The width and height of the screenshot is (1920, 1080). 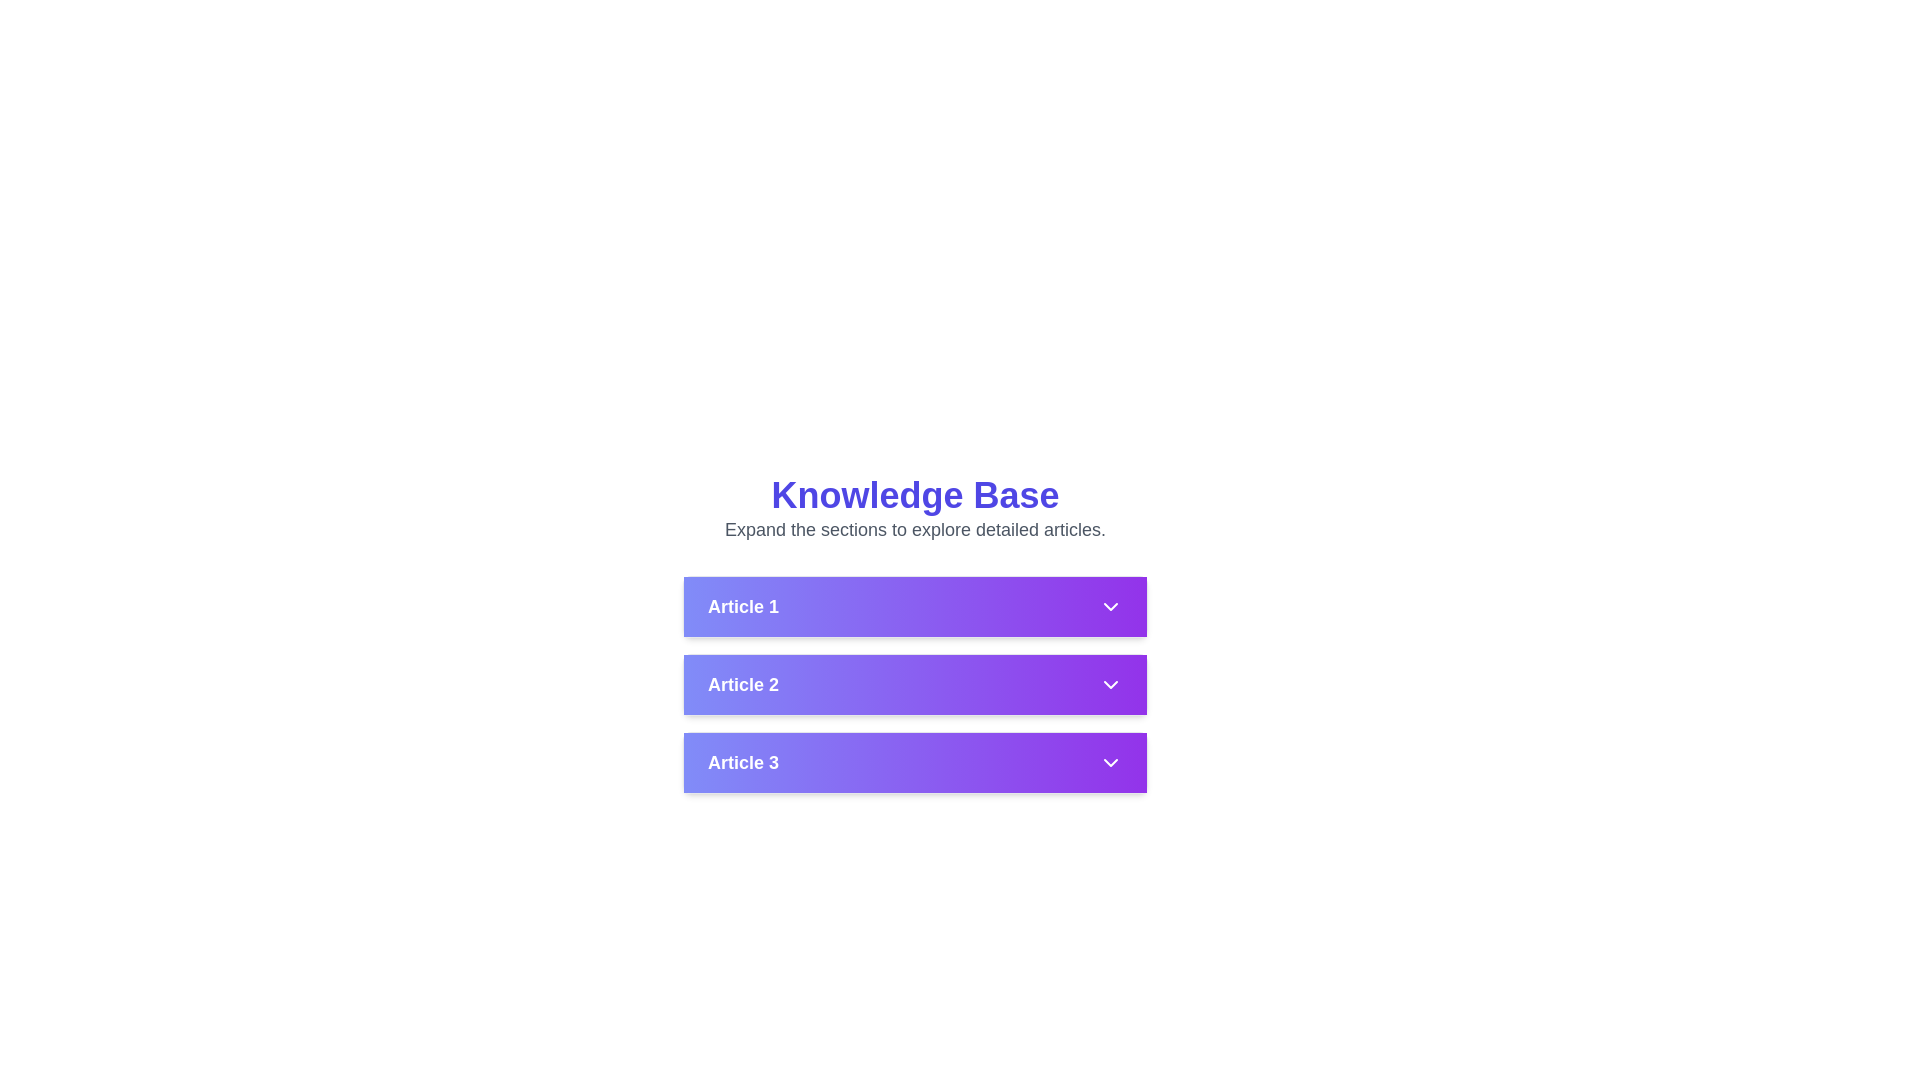 I want to click on the collapsible section header labeled 'Article 2', so click(x=914, y=684).